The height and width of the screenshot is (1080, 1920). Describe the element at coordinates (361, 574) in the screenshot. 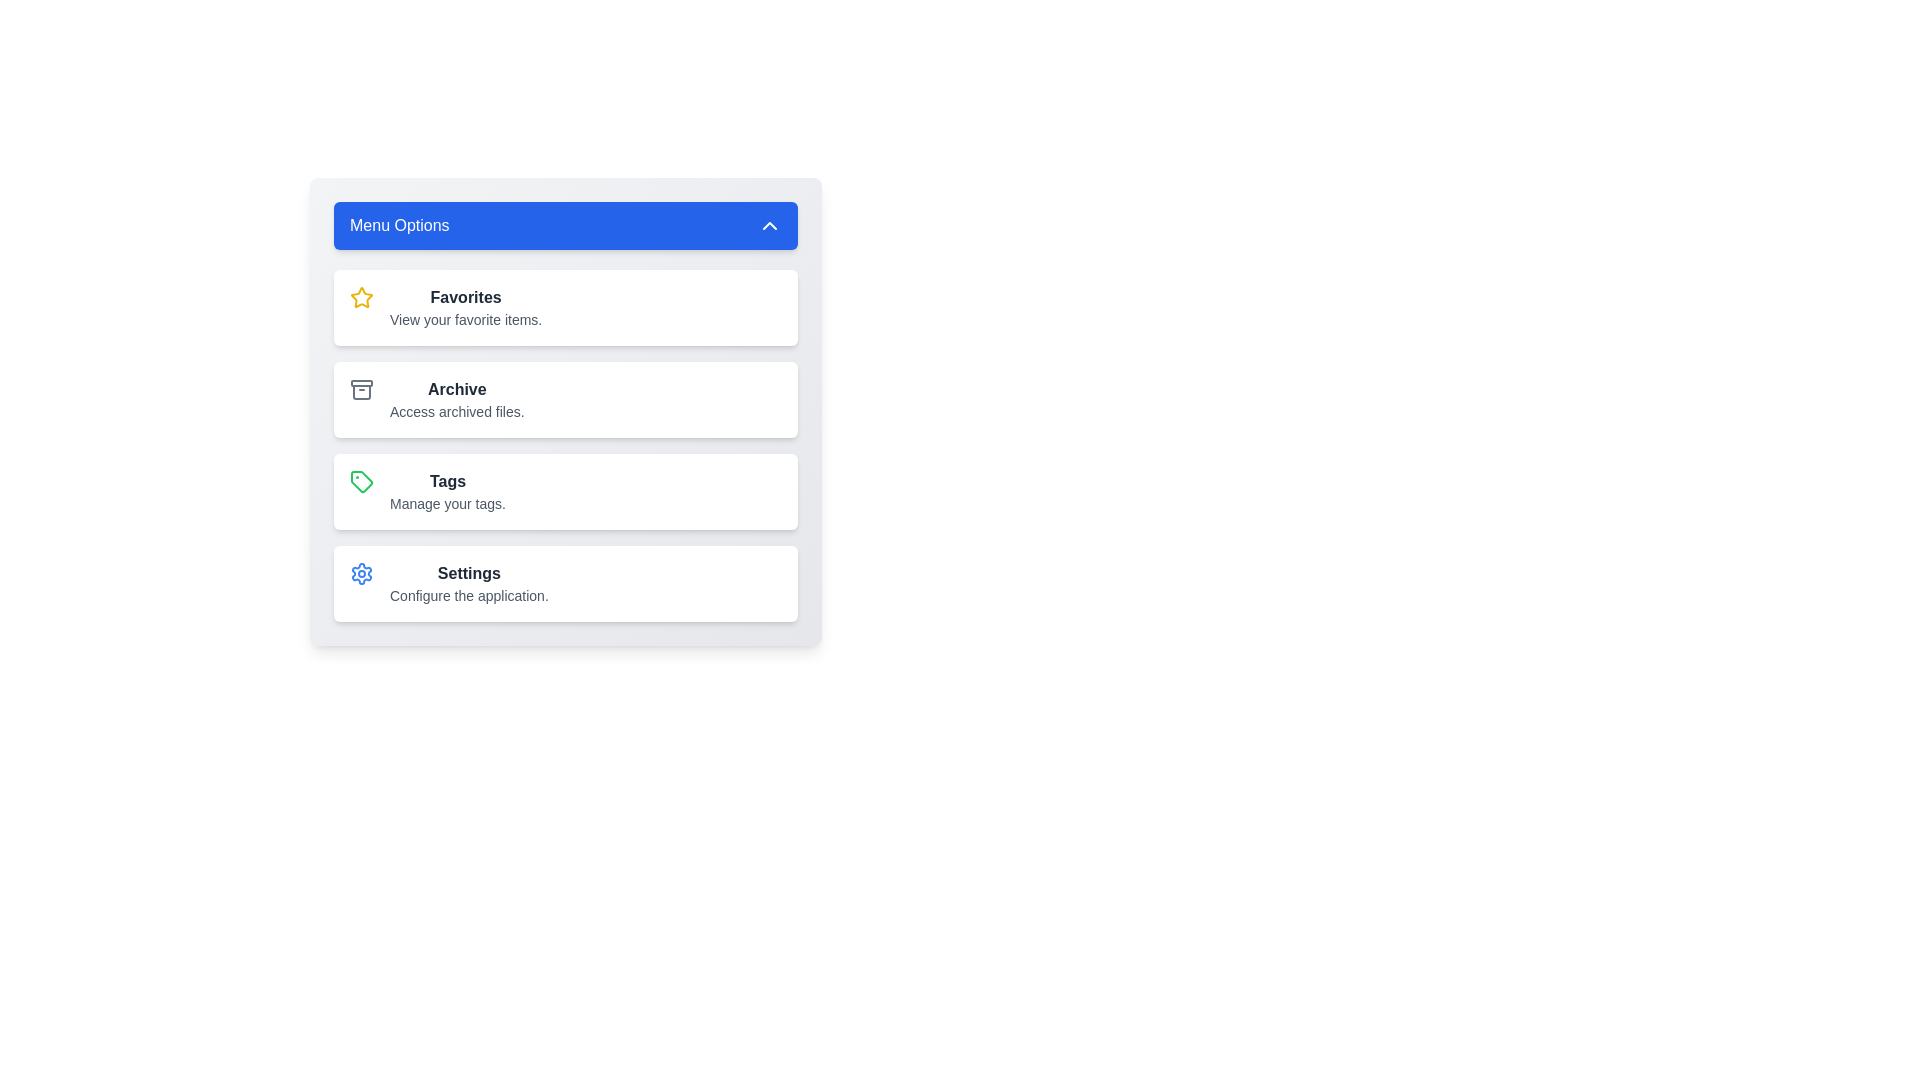

I see `the blue-colored gear icon that represents the settings menu, located to the left of the 'Settings' text in the bottom-most section of the vertical menu` at that location.